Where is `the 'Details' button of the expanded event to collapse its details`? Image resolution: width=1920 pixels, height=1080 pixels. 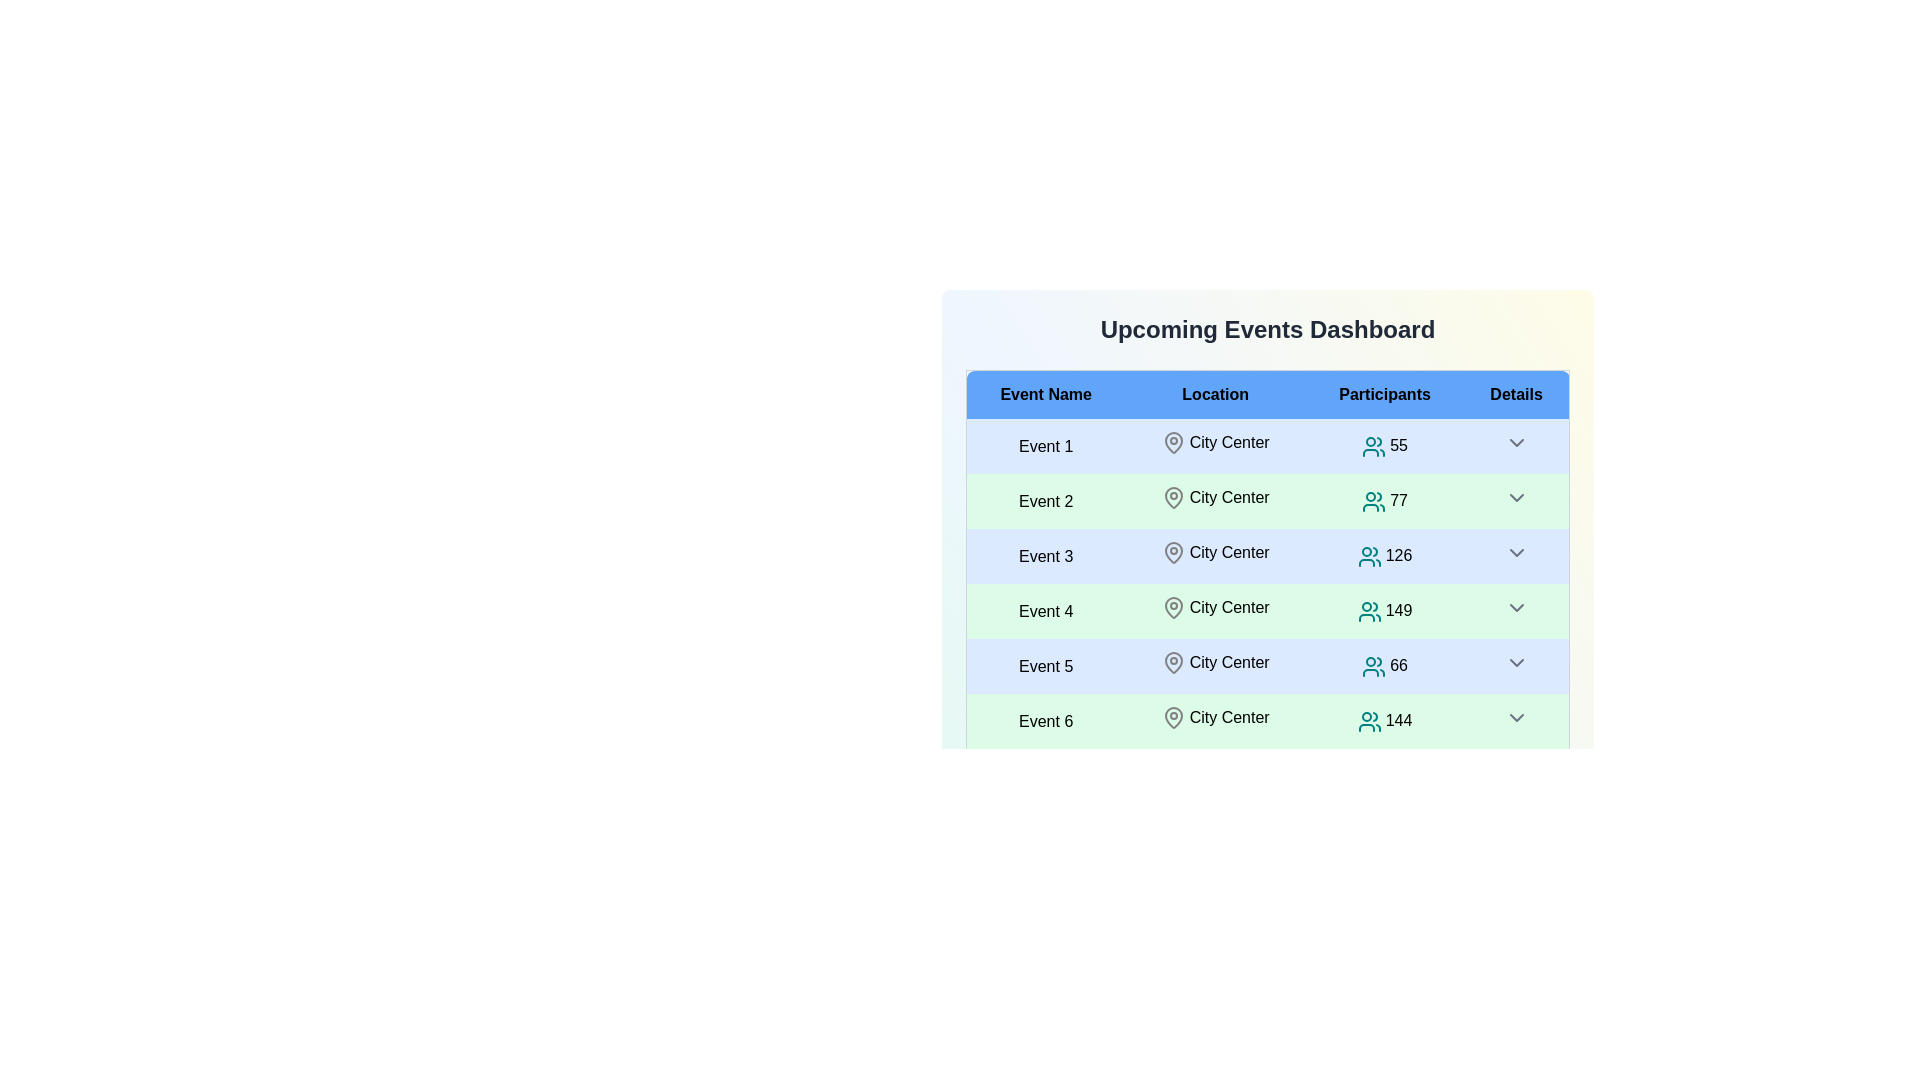
the 'Details' button of the expanded event to collapse its details is located at coordinates (1516, 442).